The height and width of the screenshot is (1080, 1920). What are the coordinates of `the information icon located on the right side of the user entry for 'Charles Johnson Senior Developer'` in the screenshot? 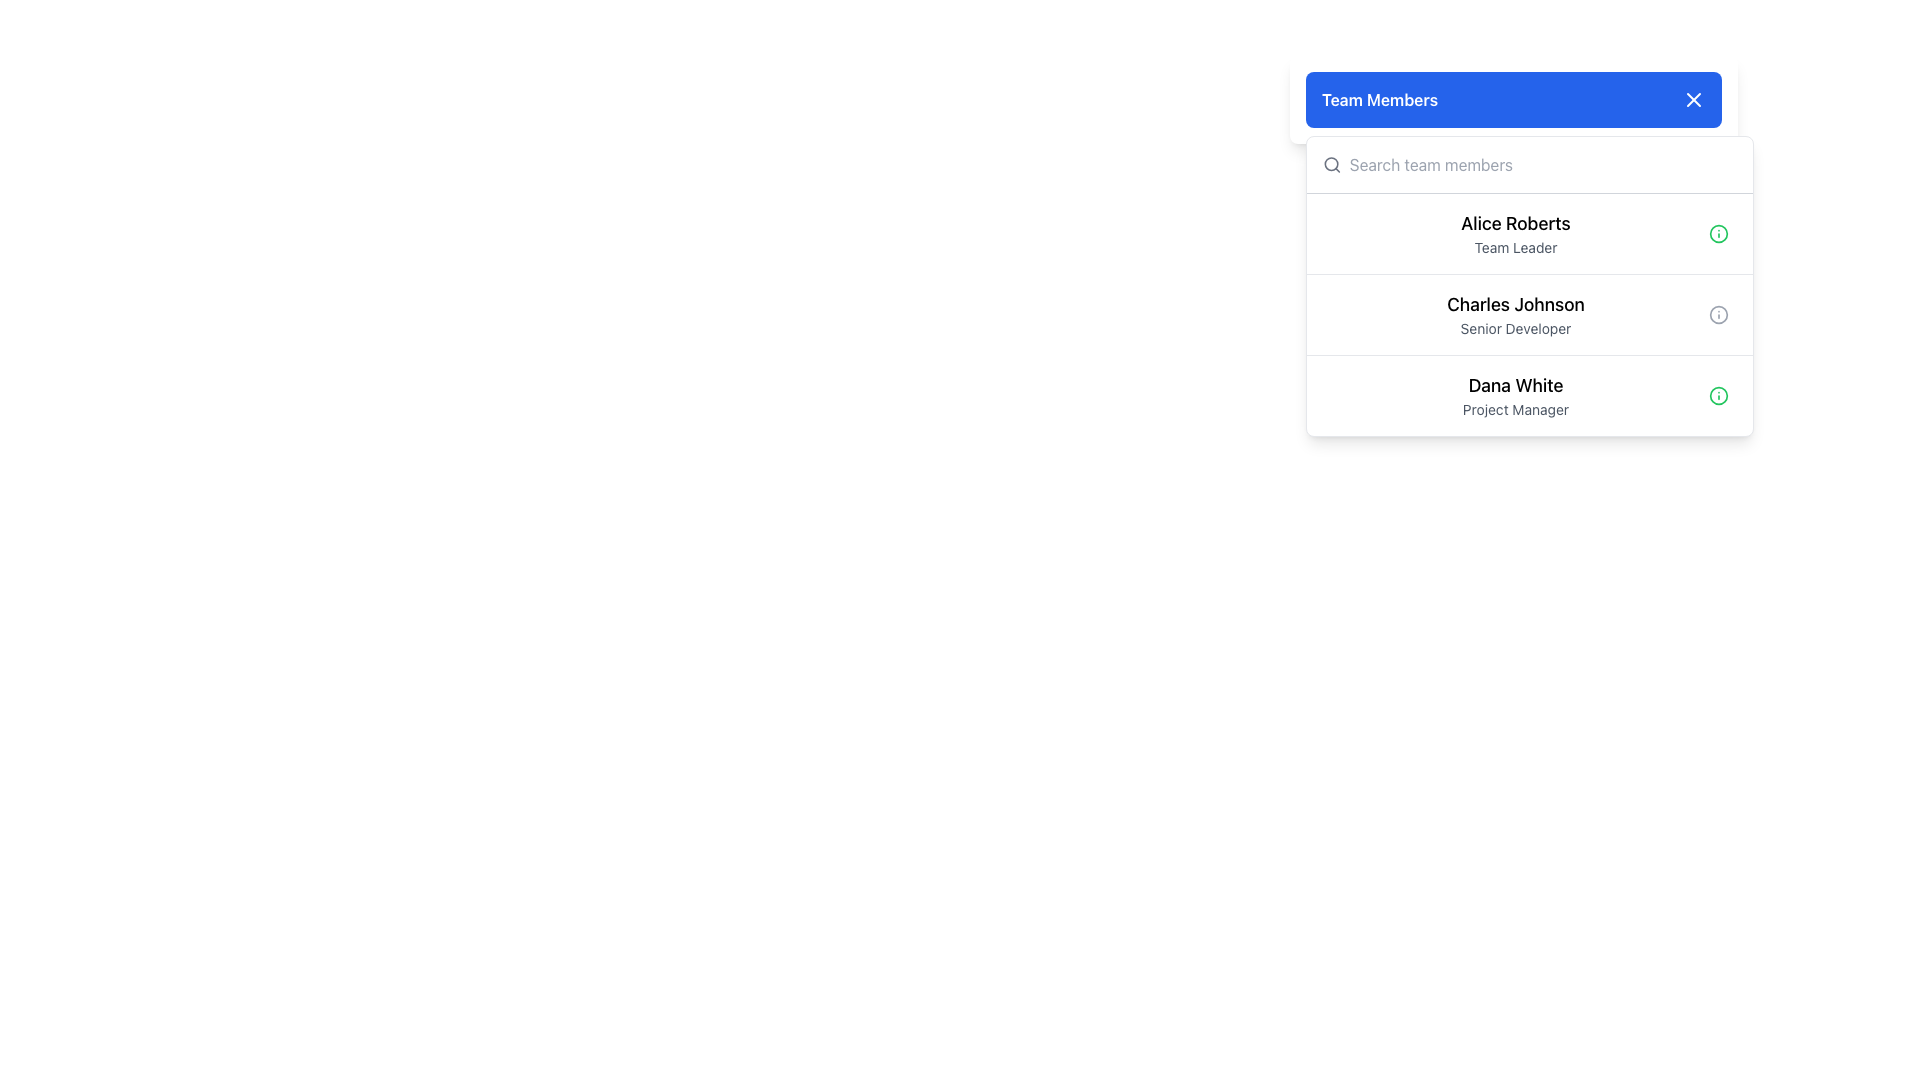 It's located at (1717, 315).